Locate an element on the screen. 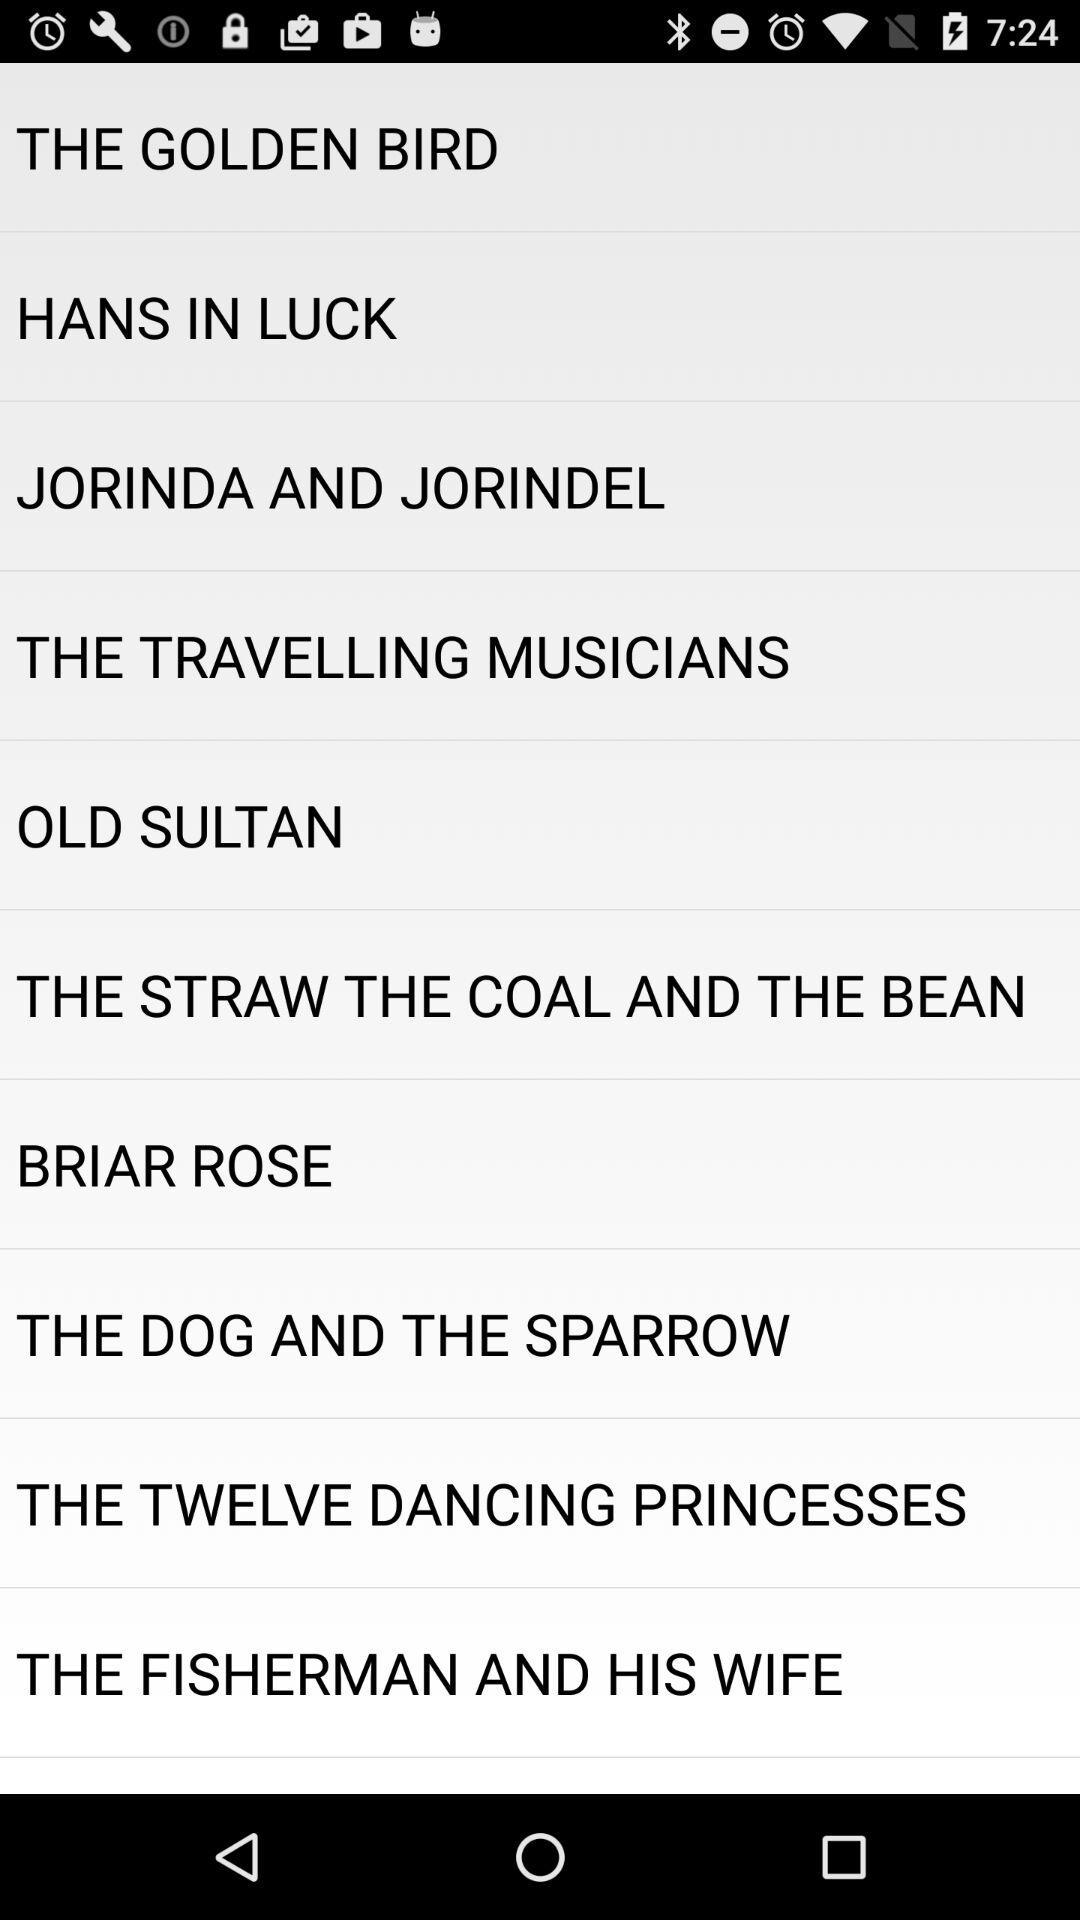 This screenshot has width=1080, height=1920. the the travelling musicians icon is located at coordinates (540, 655).